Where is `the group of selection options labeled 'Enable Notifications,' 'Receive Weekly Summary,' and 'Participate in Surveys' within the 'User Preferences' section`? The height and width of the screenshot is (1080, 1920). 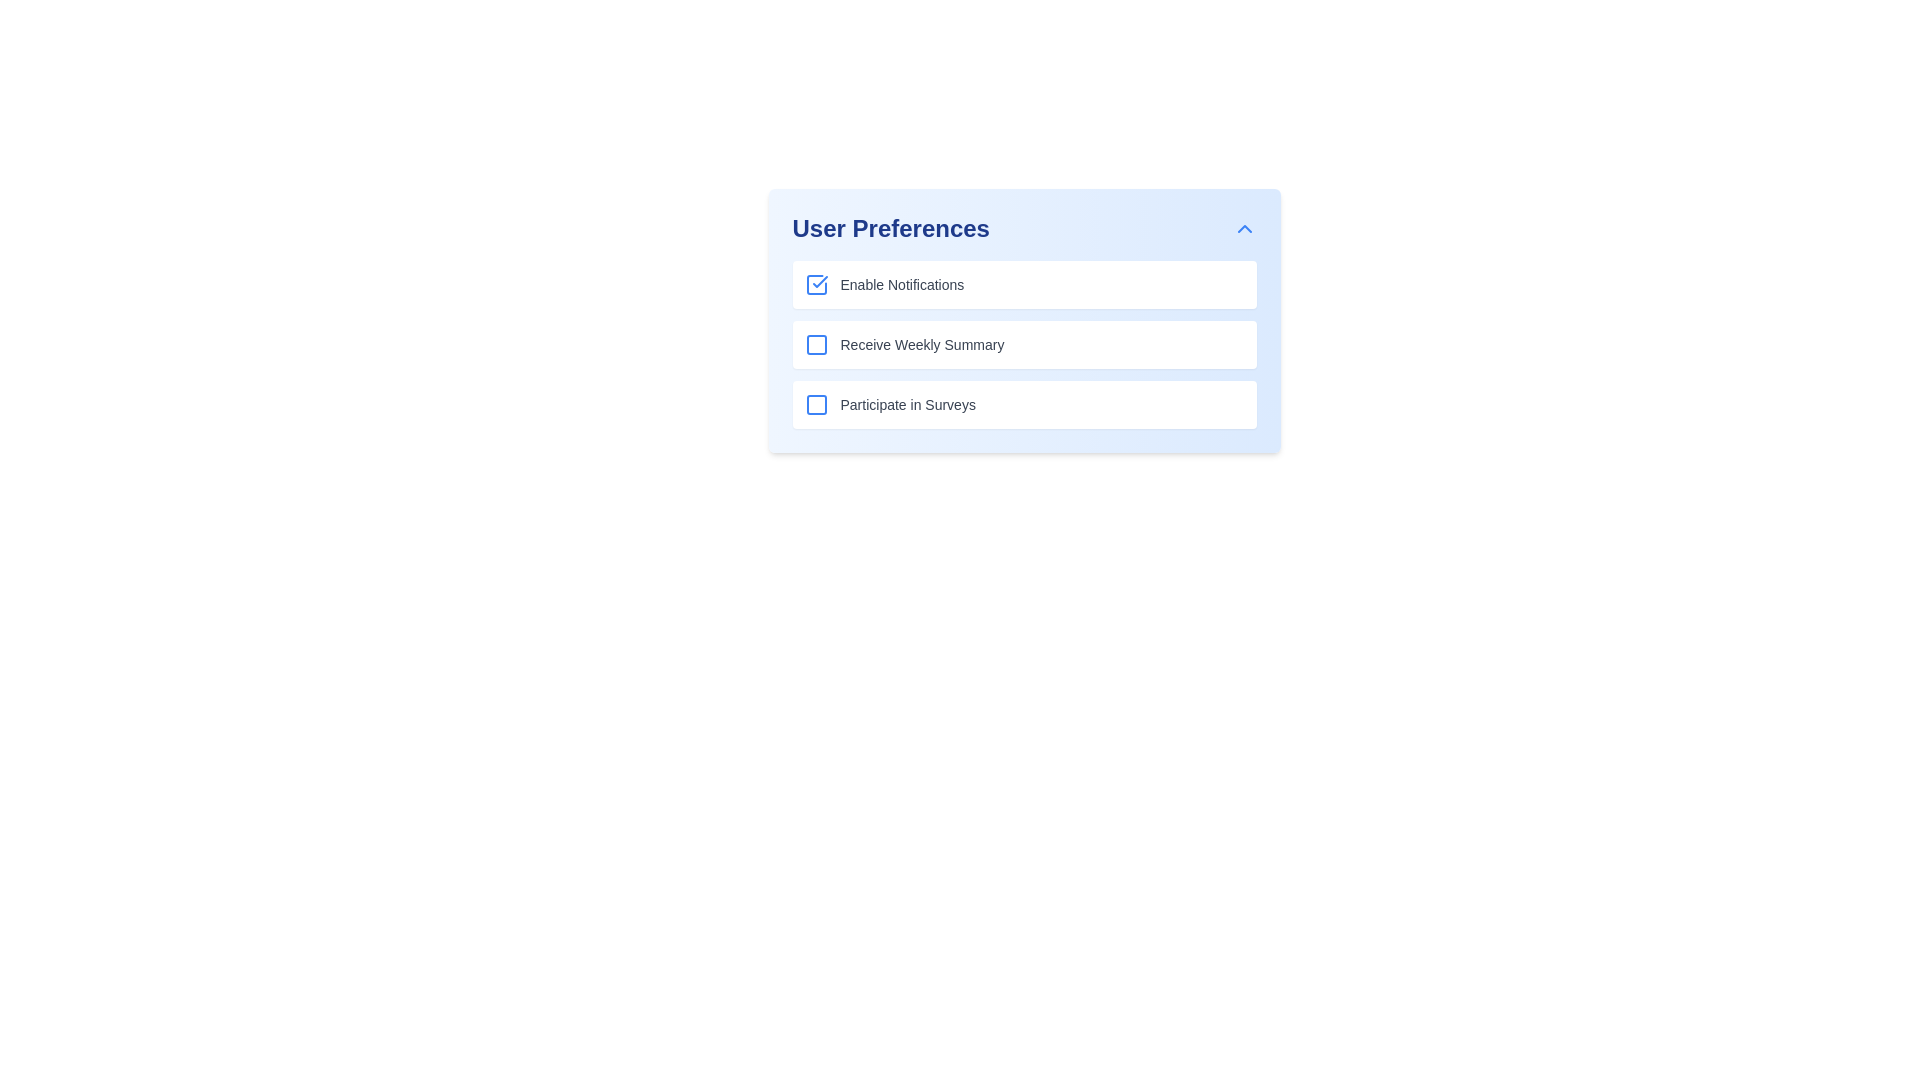 the group of selection options labeled 'Enable Notifications,' 'Receive Weekly Summary,' and 'Participate in Surveys' within the 'User Preferences' section is located at coordinates (1024, 343).